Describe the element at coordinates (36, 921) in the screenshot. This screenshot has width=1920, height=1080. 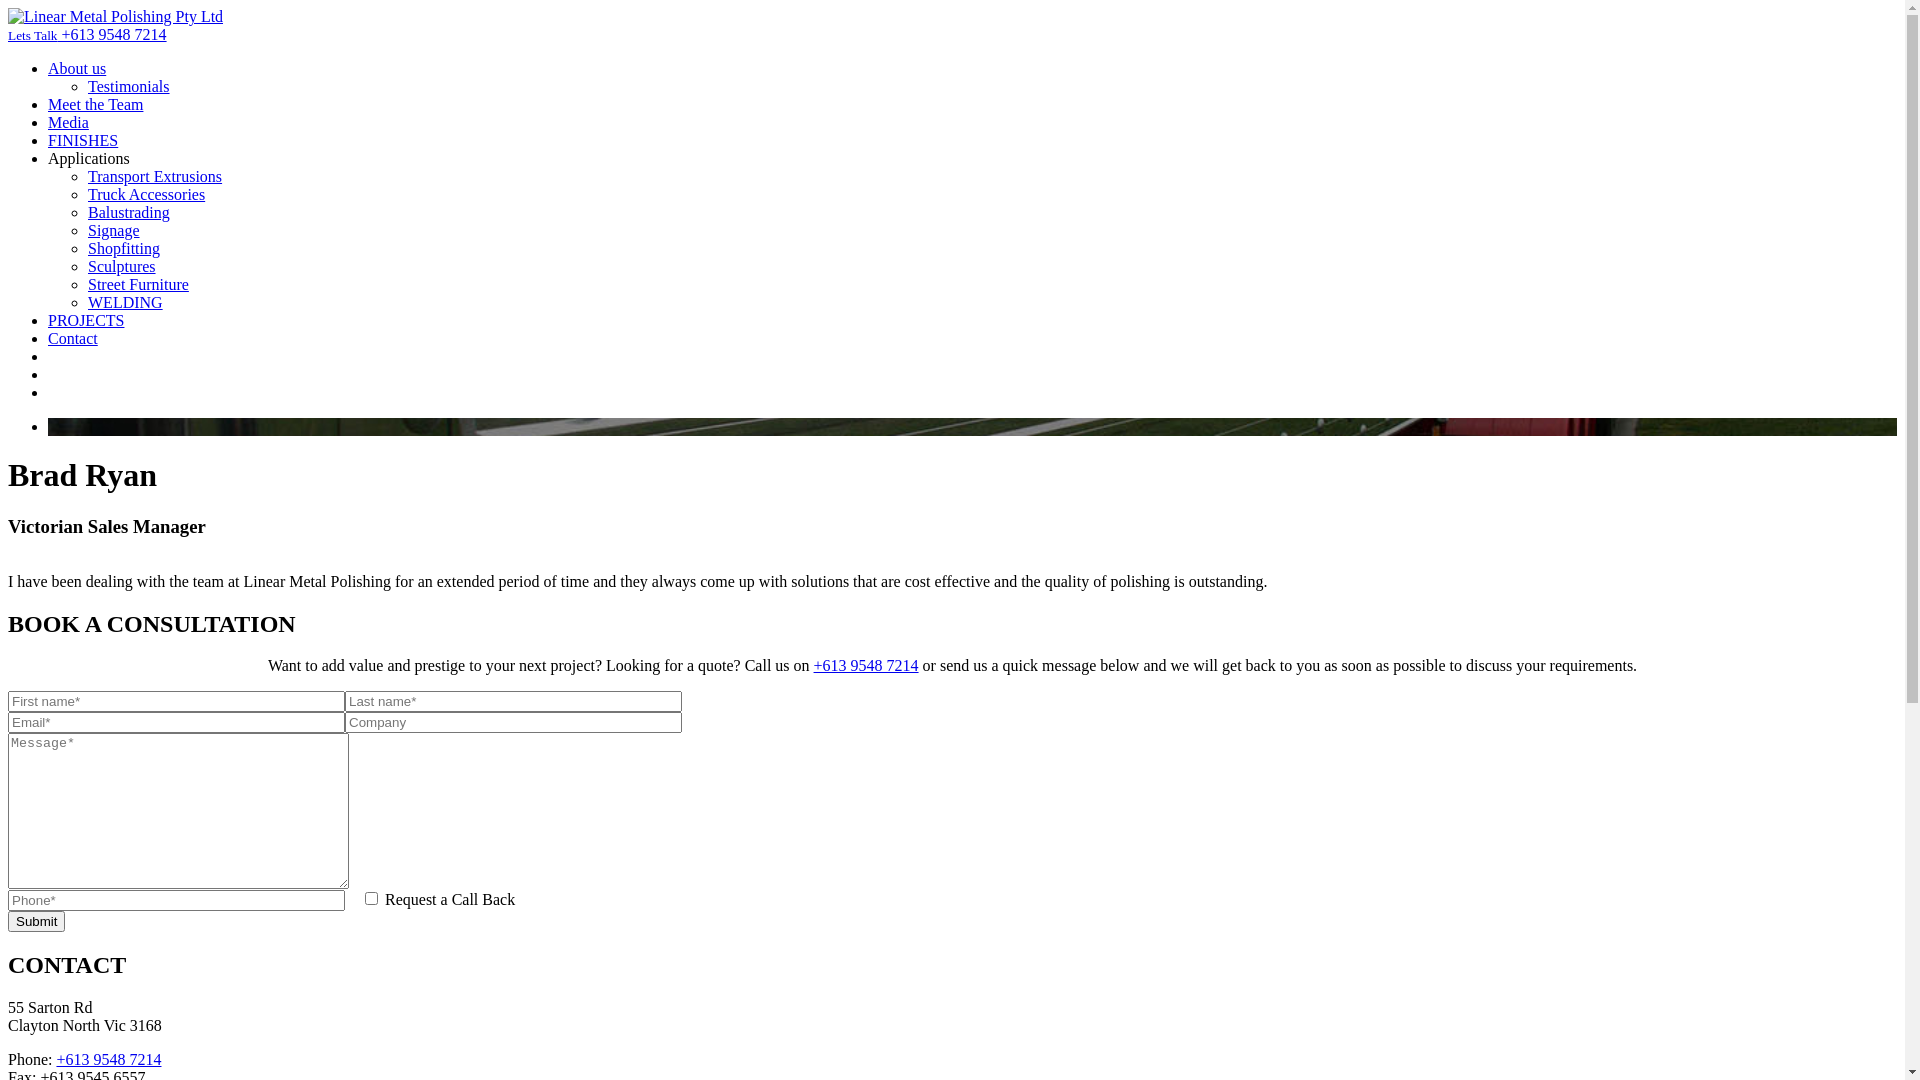
I see `'Submit'` at that location.